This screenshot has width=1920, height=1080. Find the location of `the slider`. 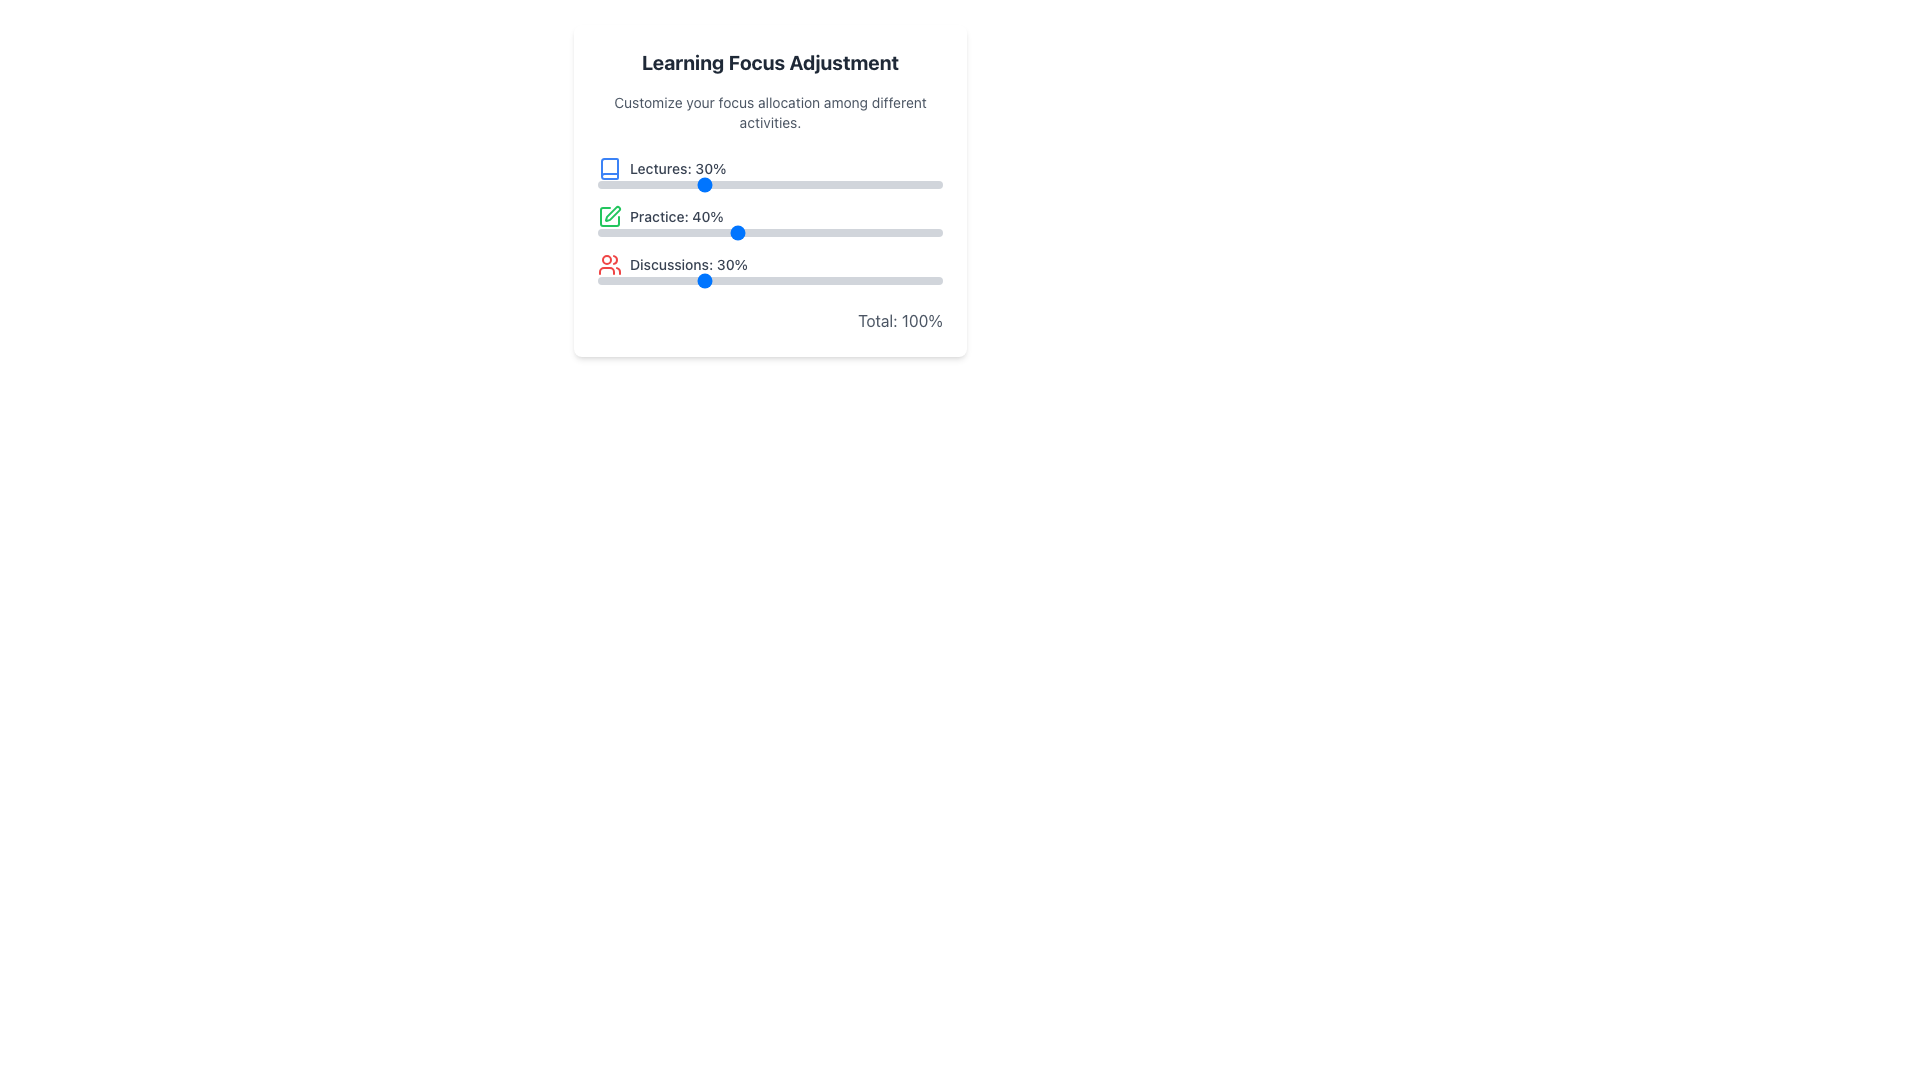

the slider is located at coordinates (597, 281).